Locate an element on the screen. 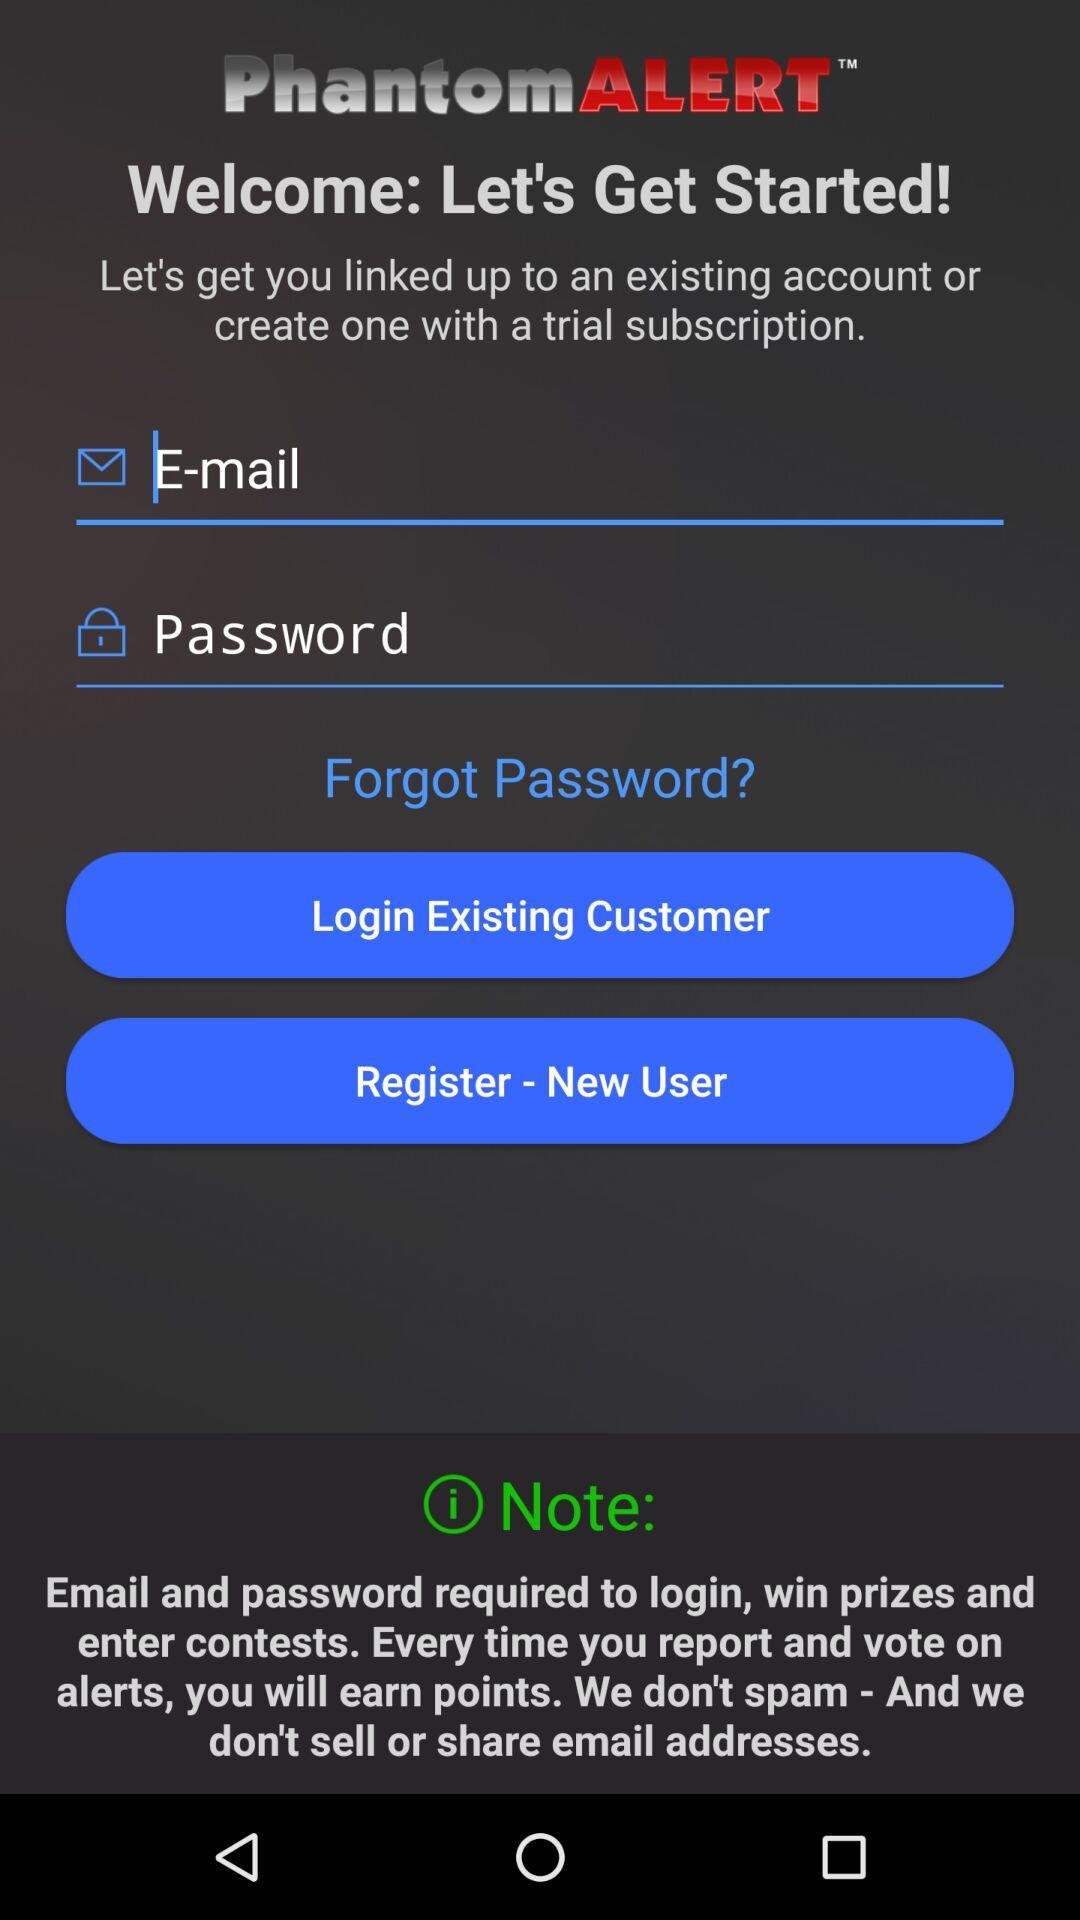 The width and height of the screenshot is (1080, 1920). login existing customer icon is located at coordinates (540, 914).